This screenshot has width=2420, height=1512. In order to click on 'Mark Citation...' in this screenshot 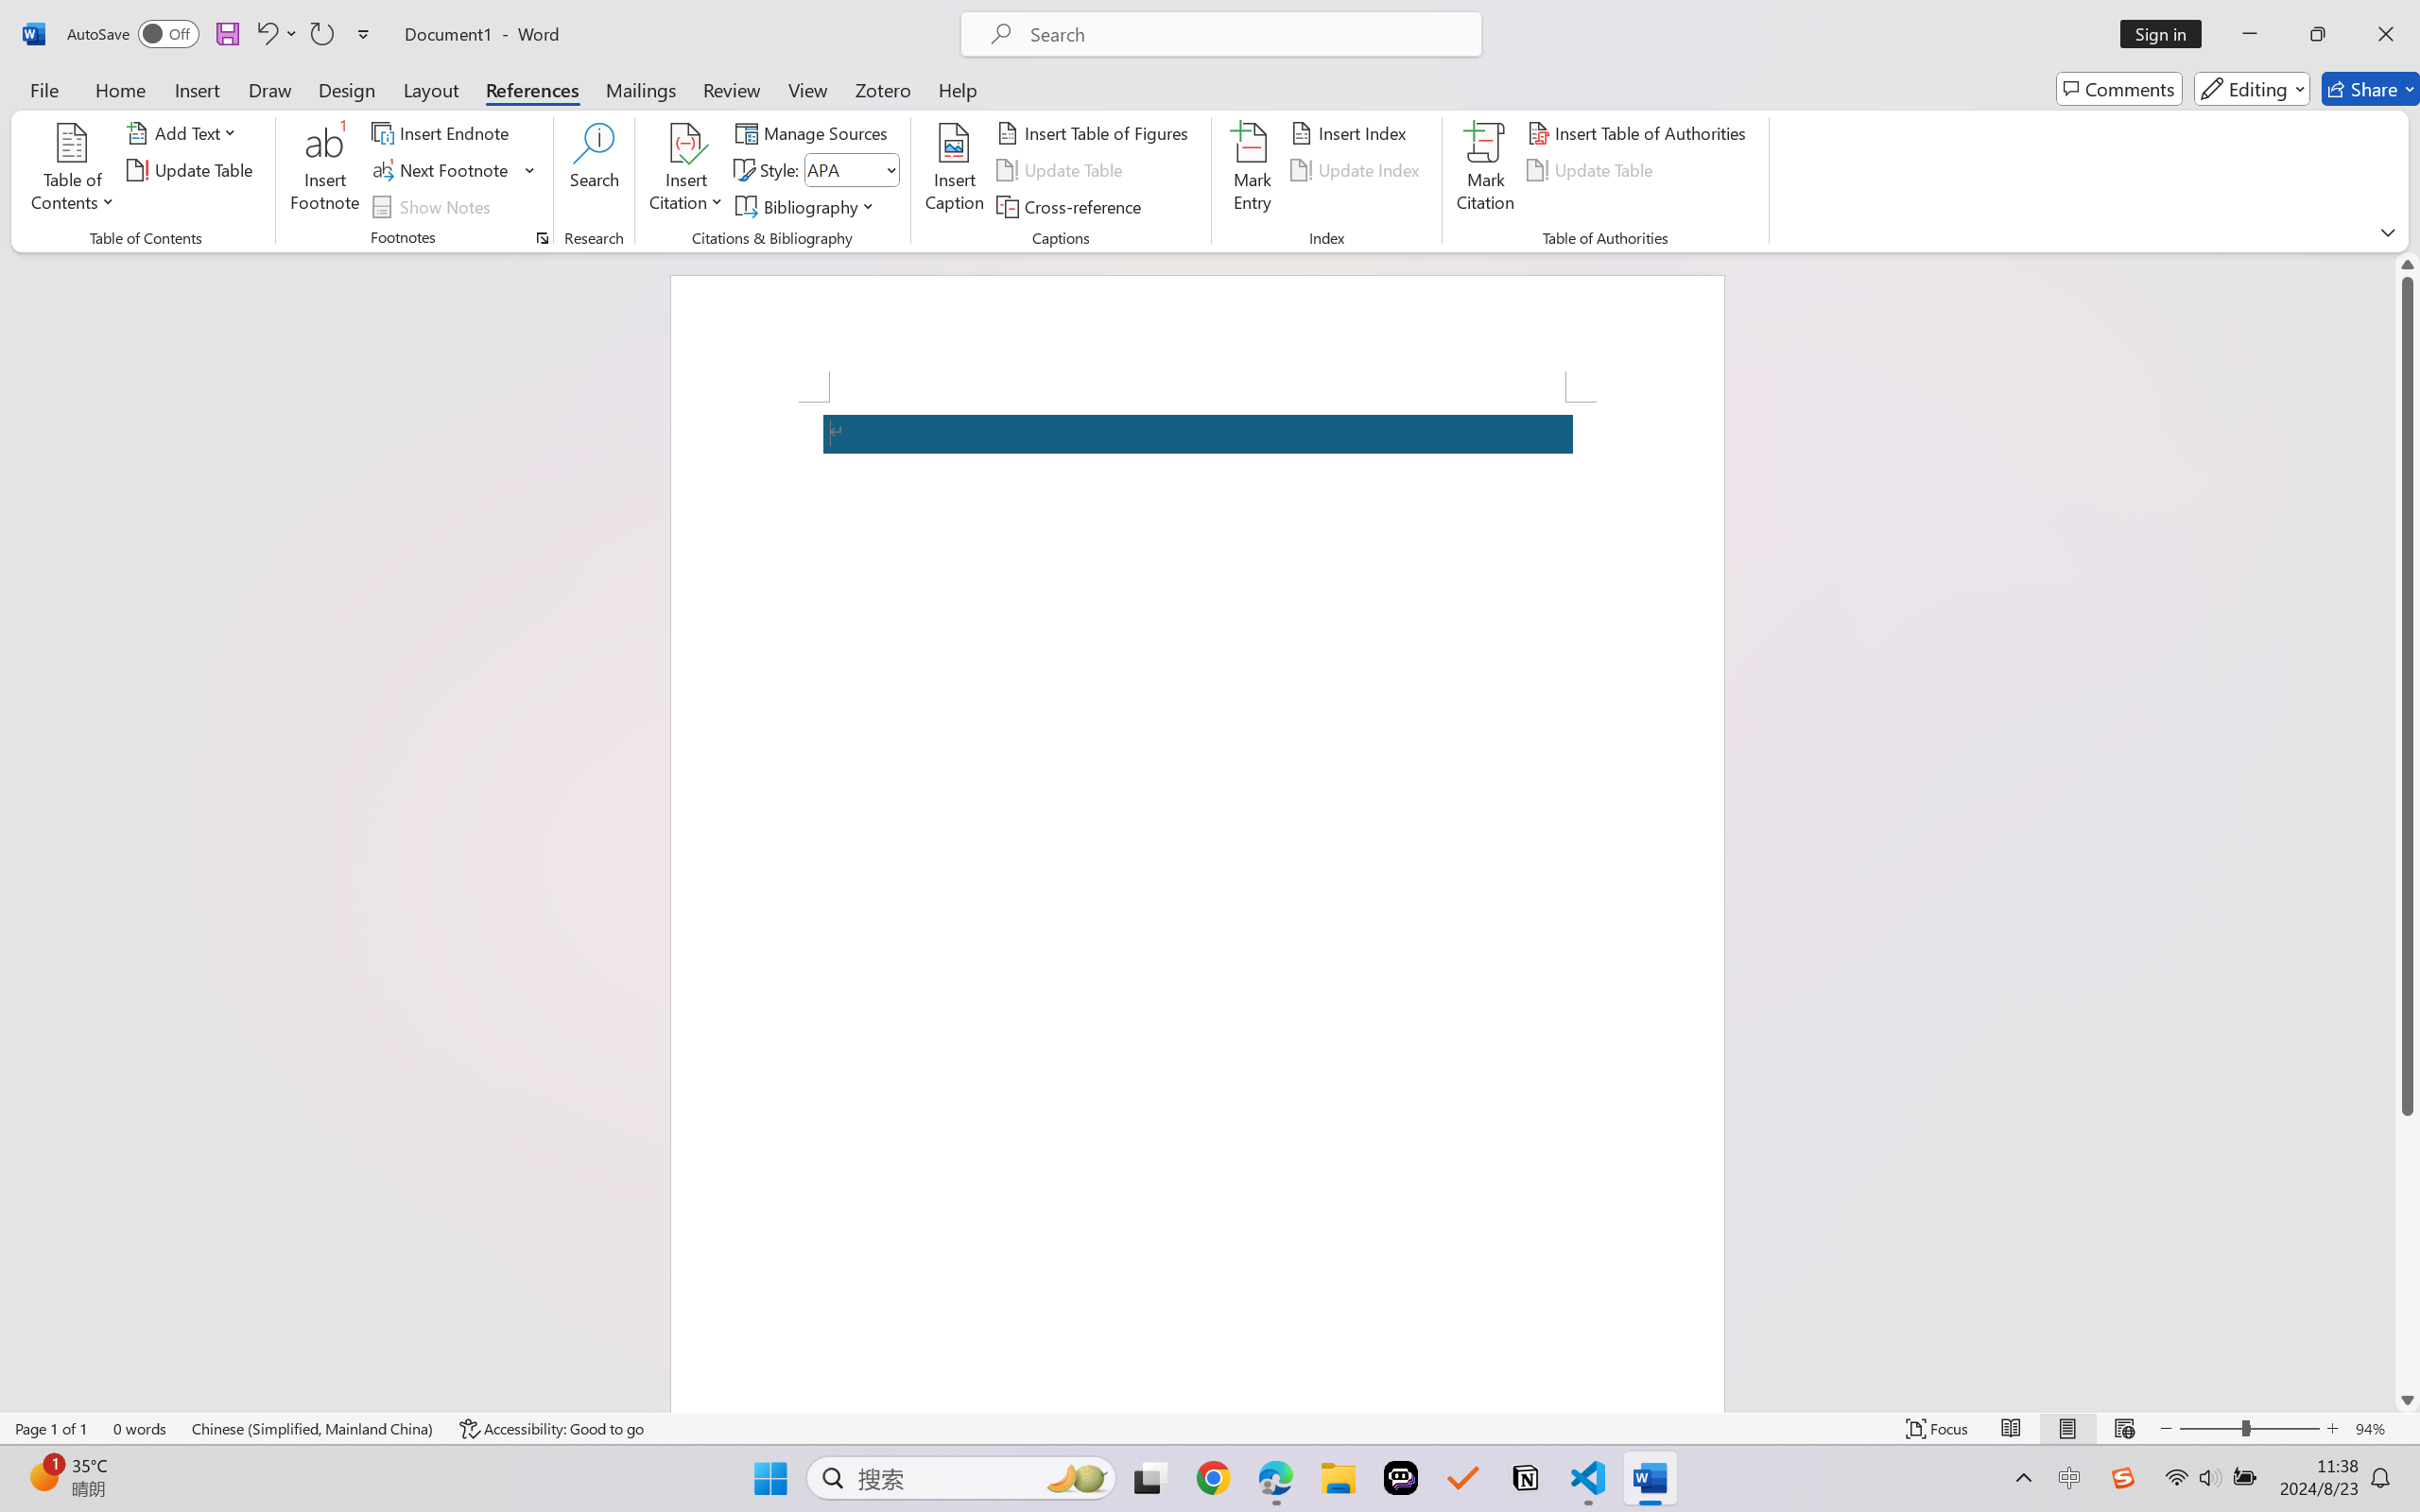, I will do `click(1484, 170)`.